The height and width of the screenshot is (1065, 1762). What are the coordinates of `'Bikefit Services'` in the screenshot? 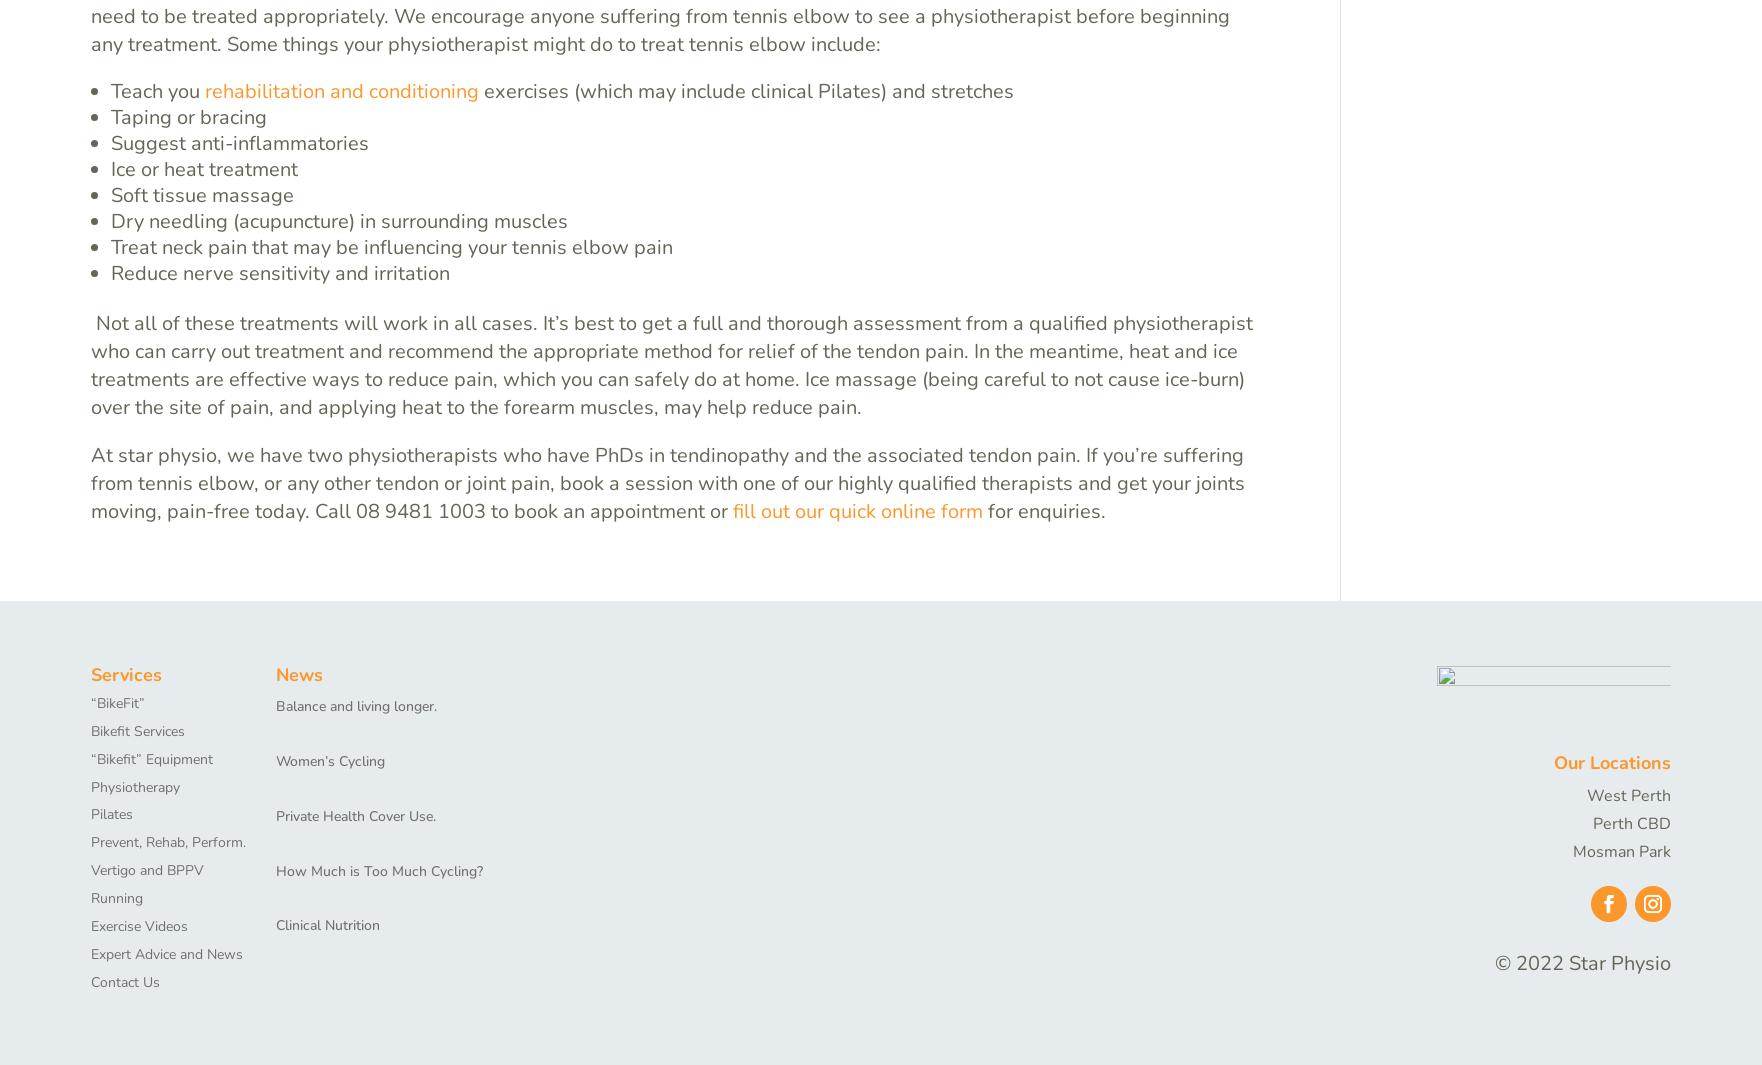 It's located at (137, 730).